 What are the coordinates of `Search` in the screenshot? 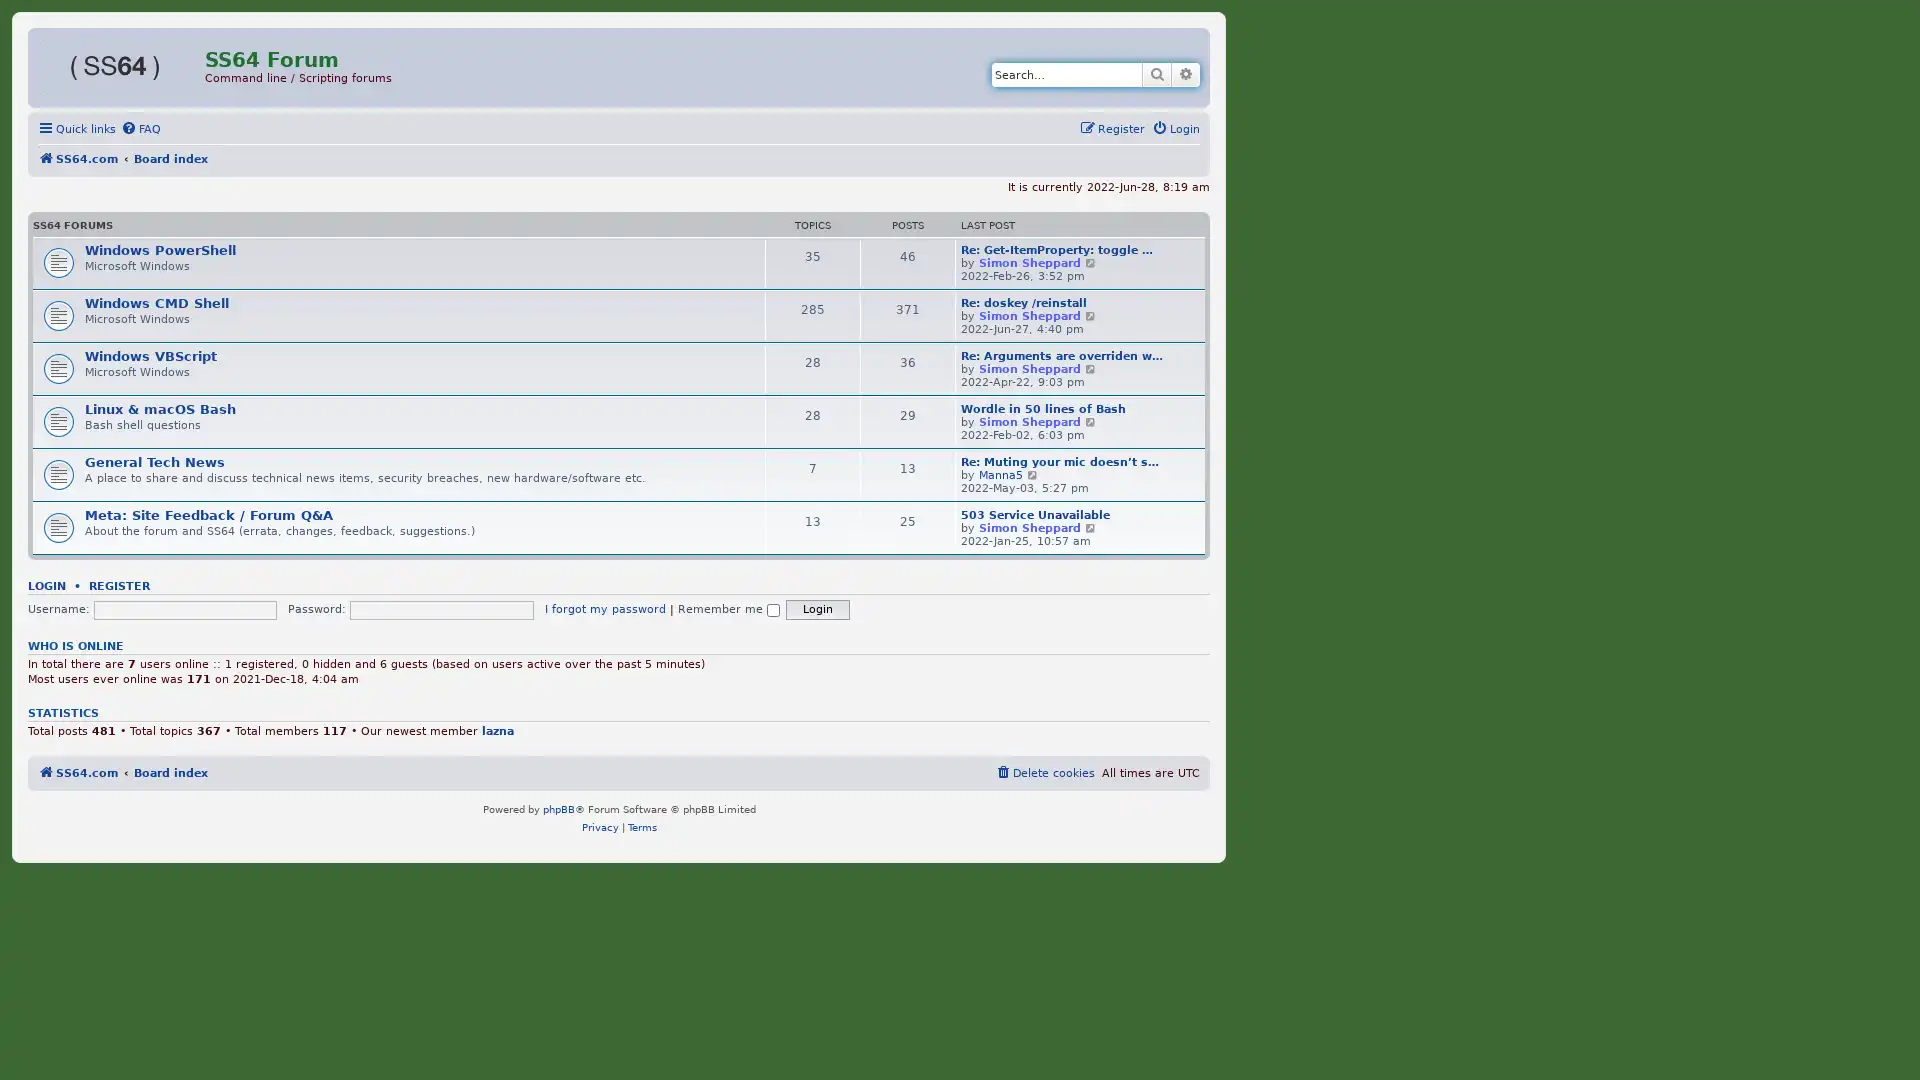 It's located at (1156, 73).